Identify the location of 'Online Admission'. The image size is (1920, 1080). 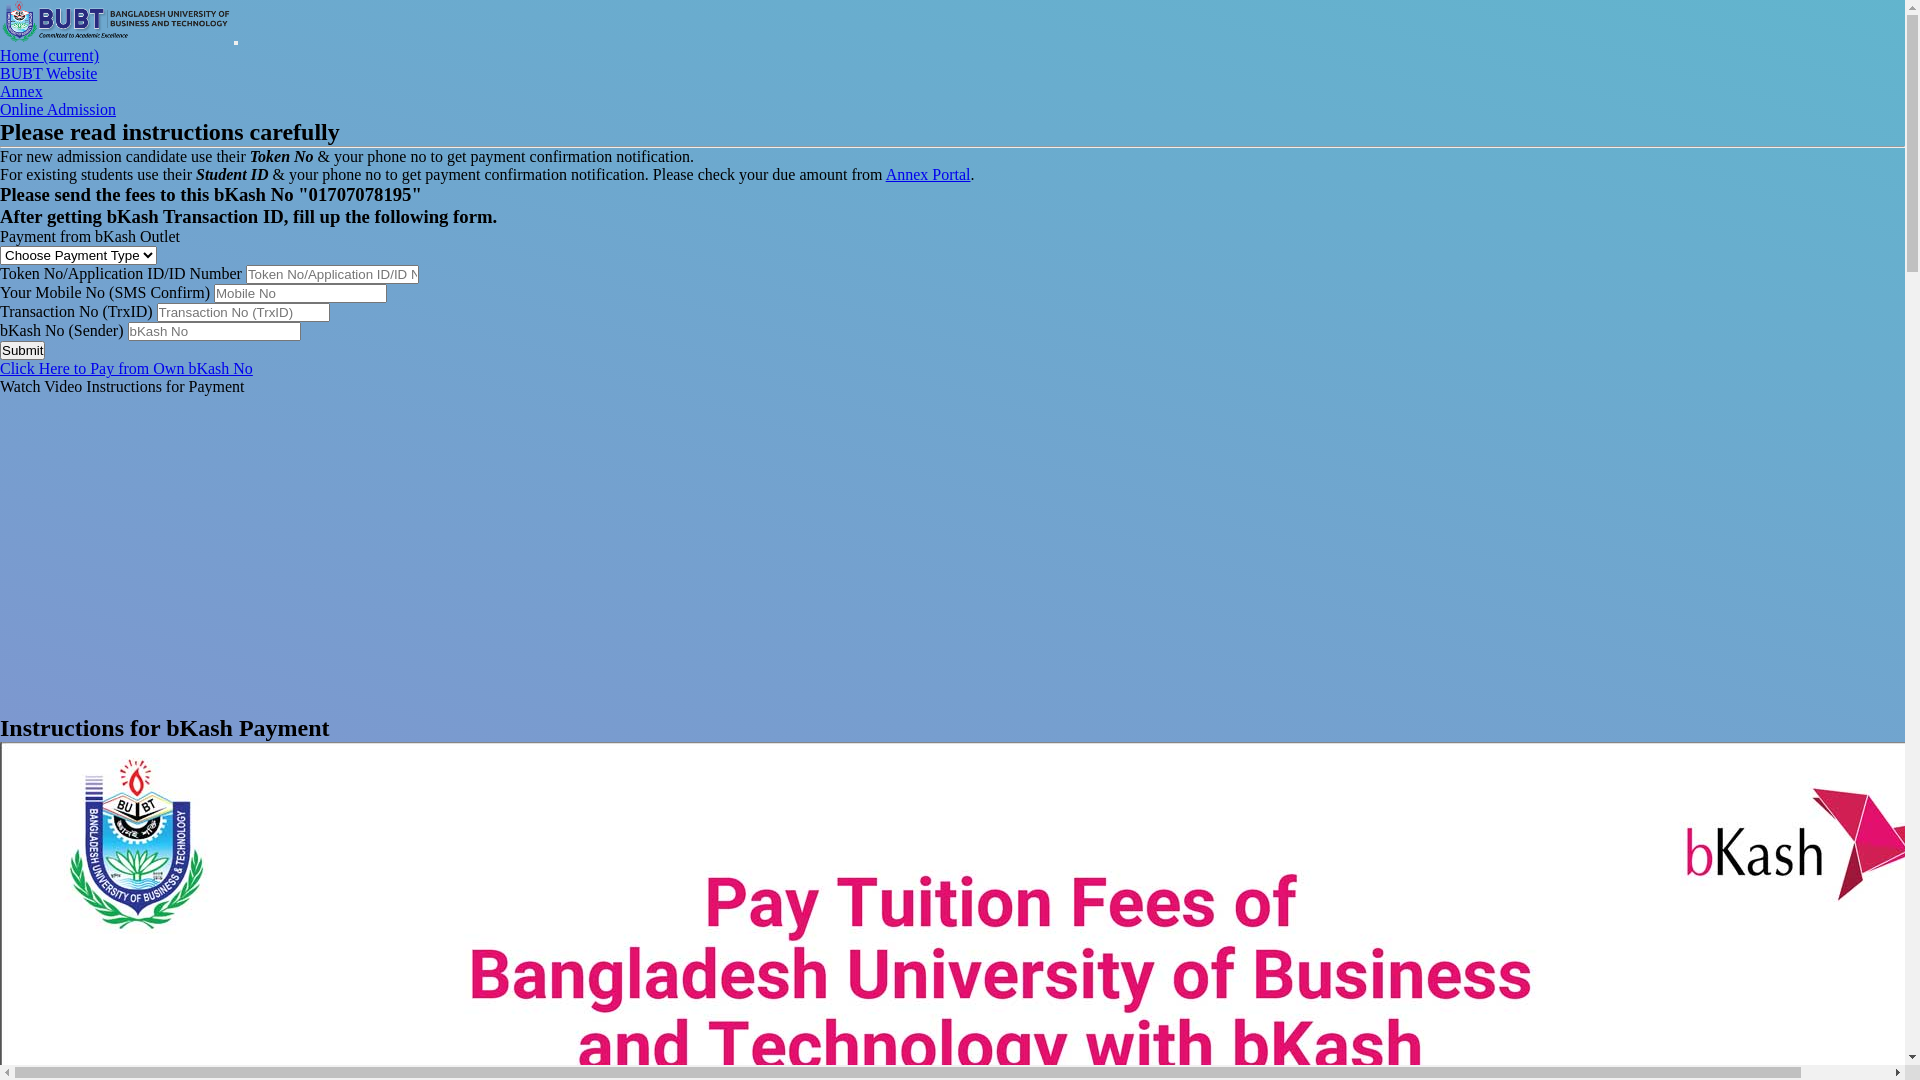
(57, 109).